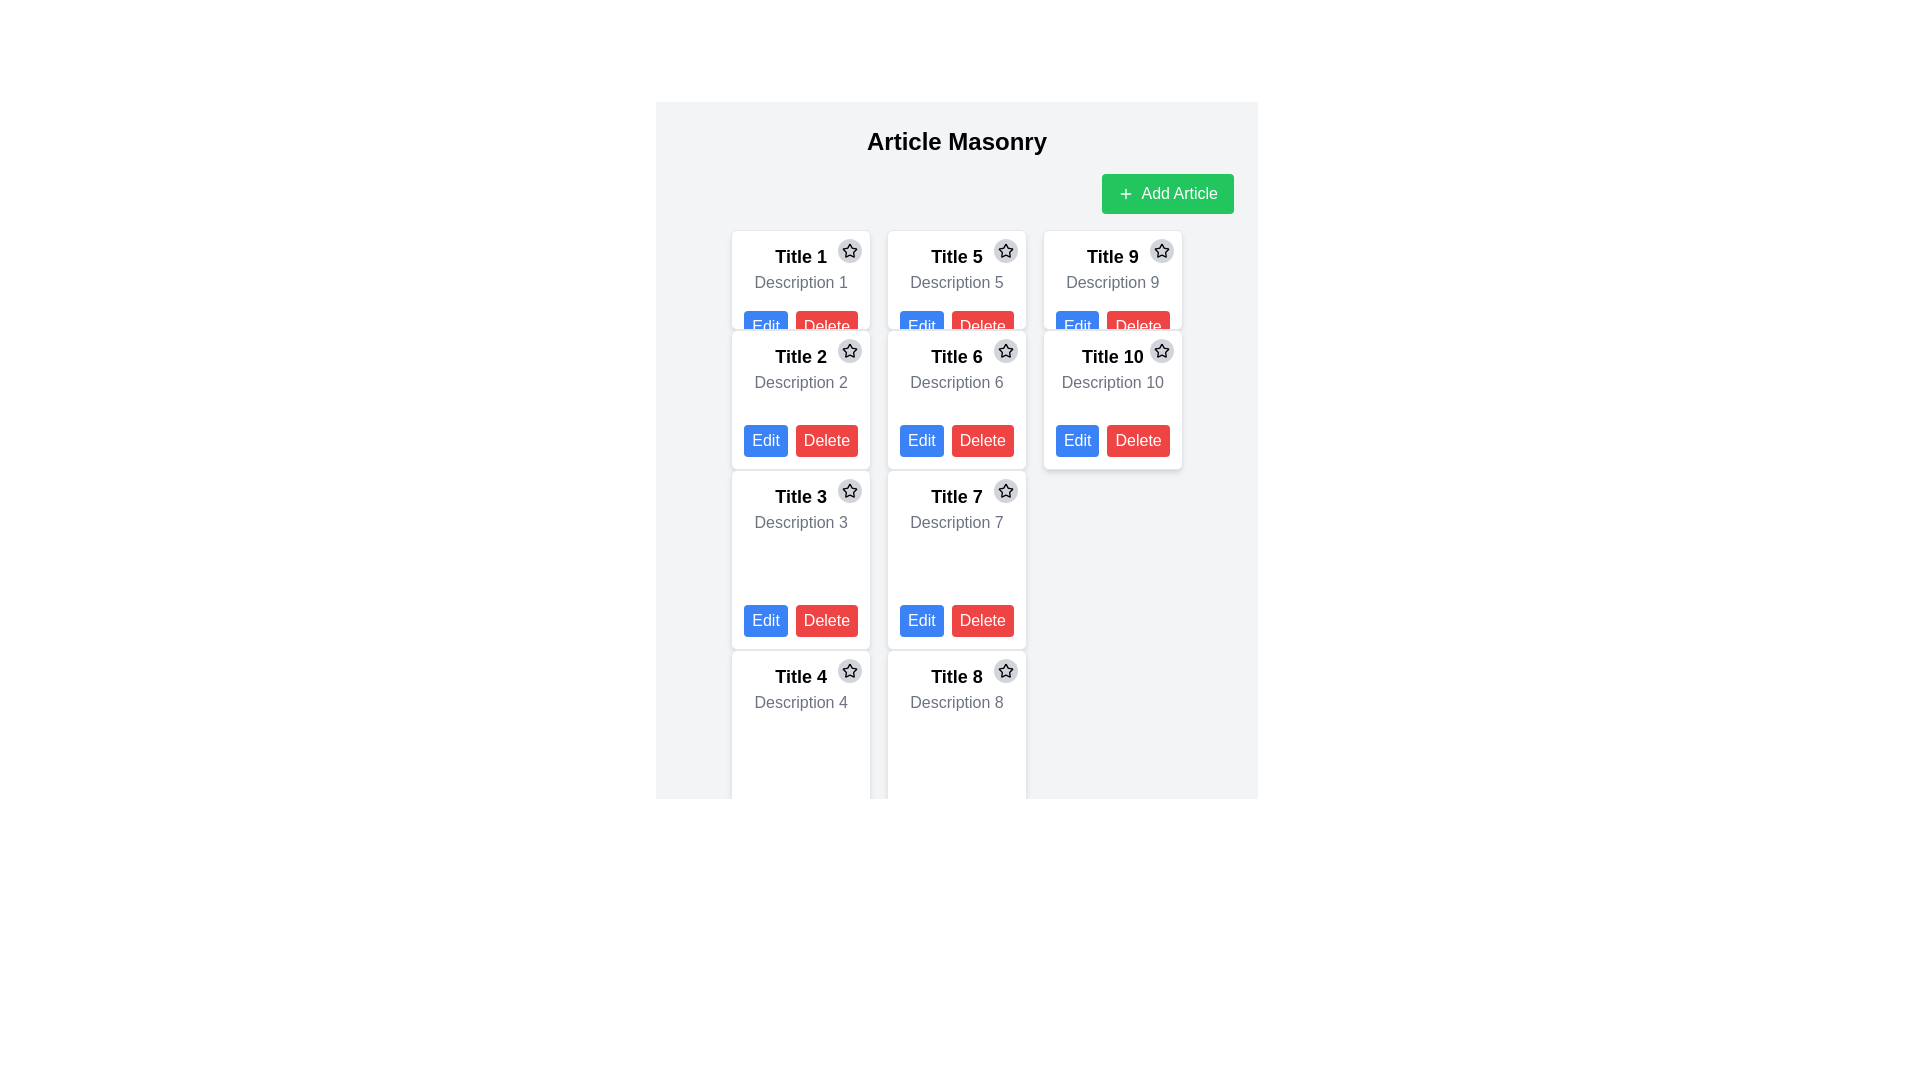 This screenshot has width=1920, height=1080. What do you see at coordinates (1005, 671) in the screenshot?
I see `the favorite button with a star icon located in the top-right corner of the card displaying 'Title 8'` at bounding box center [1005, 671].